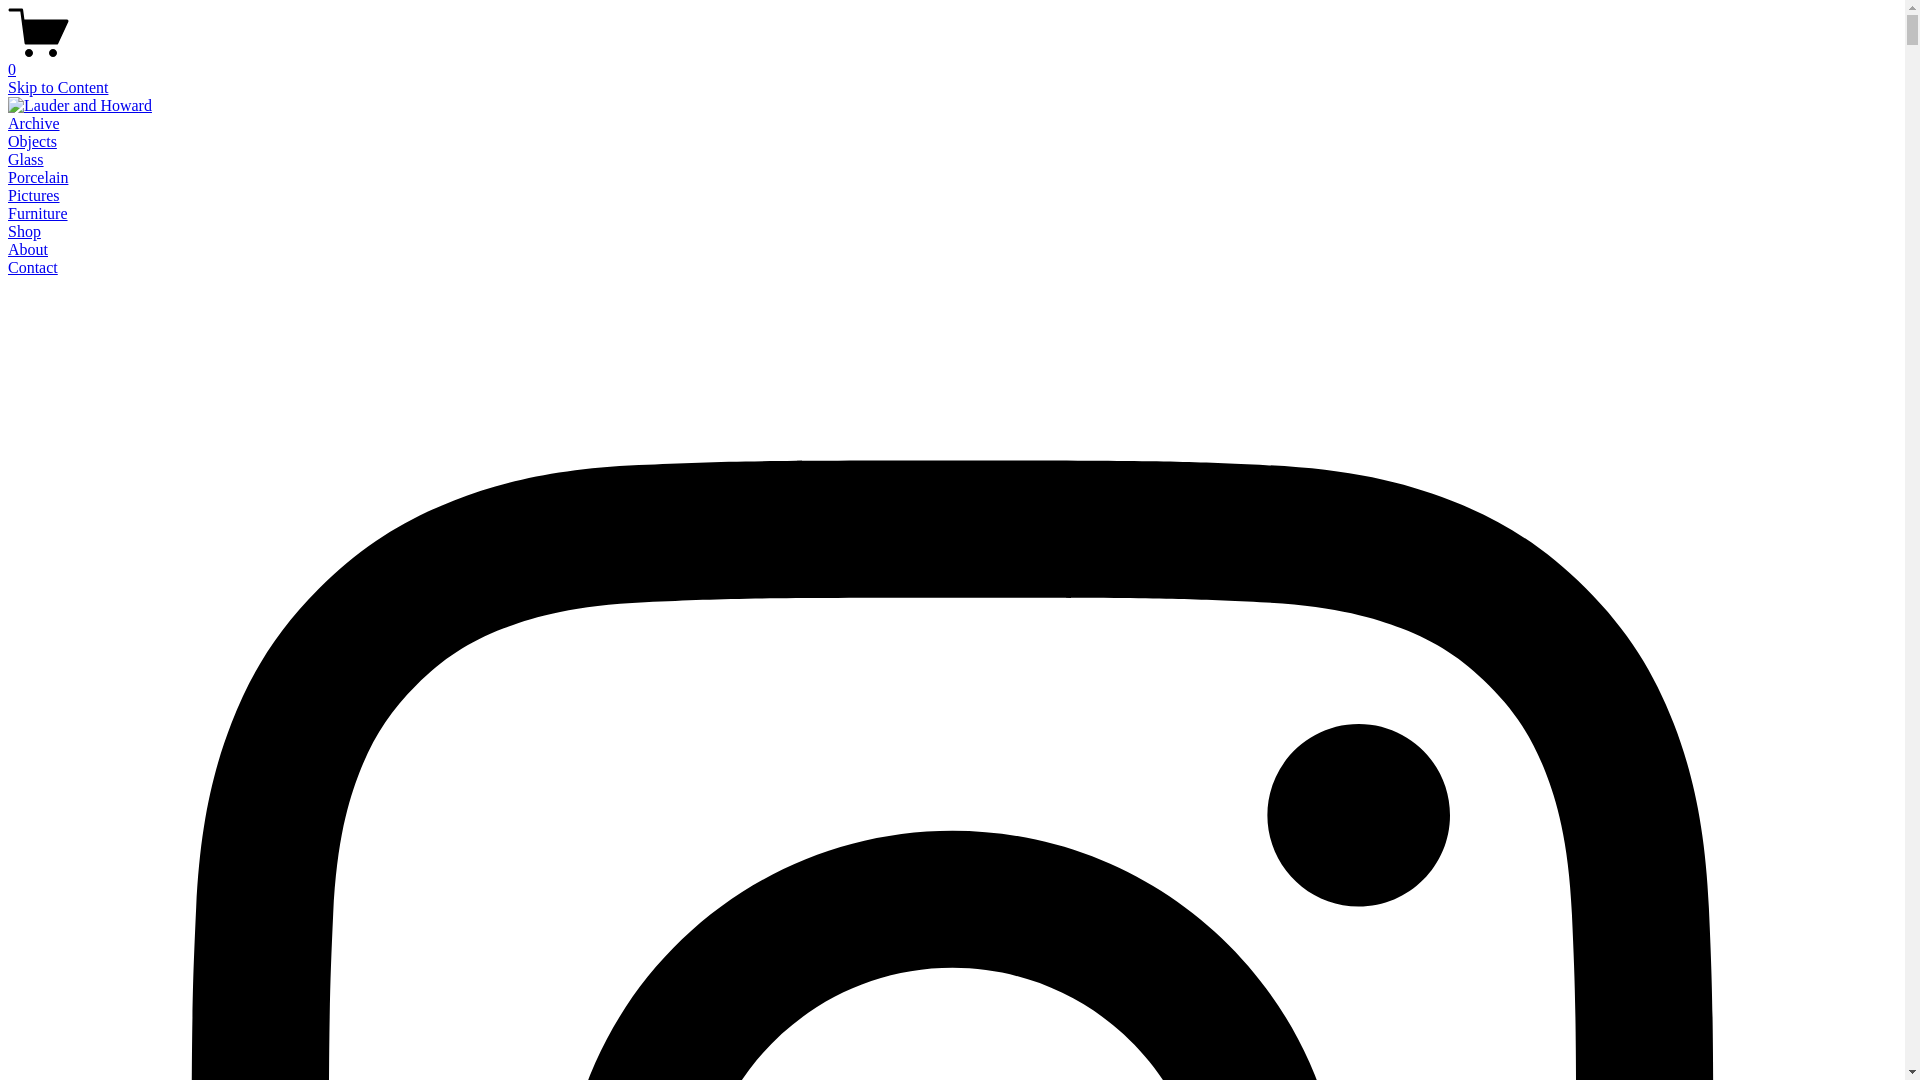 This screenshot has height=1080, width=1920. Describe the element at coordinates (25, 158) in the screenshot. I see `'Glass'` at that location.